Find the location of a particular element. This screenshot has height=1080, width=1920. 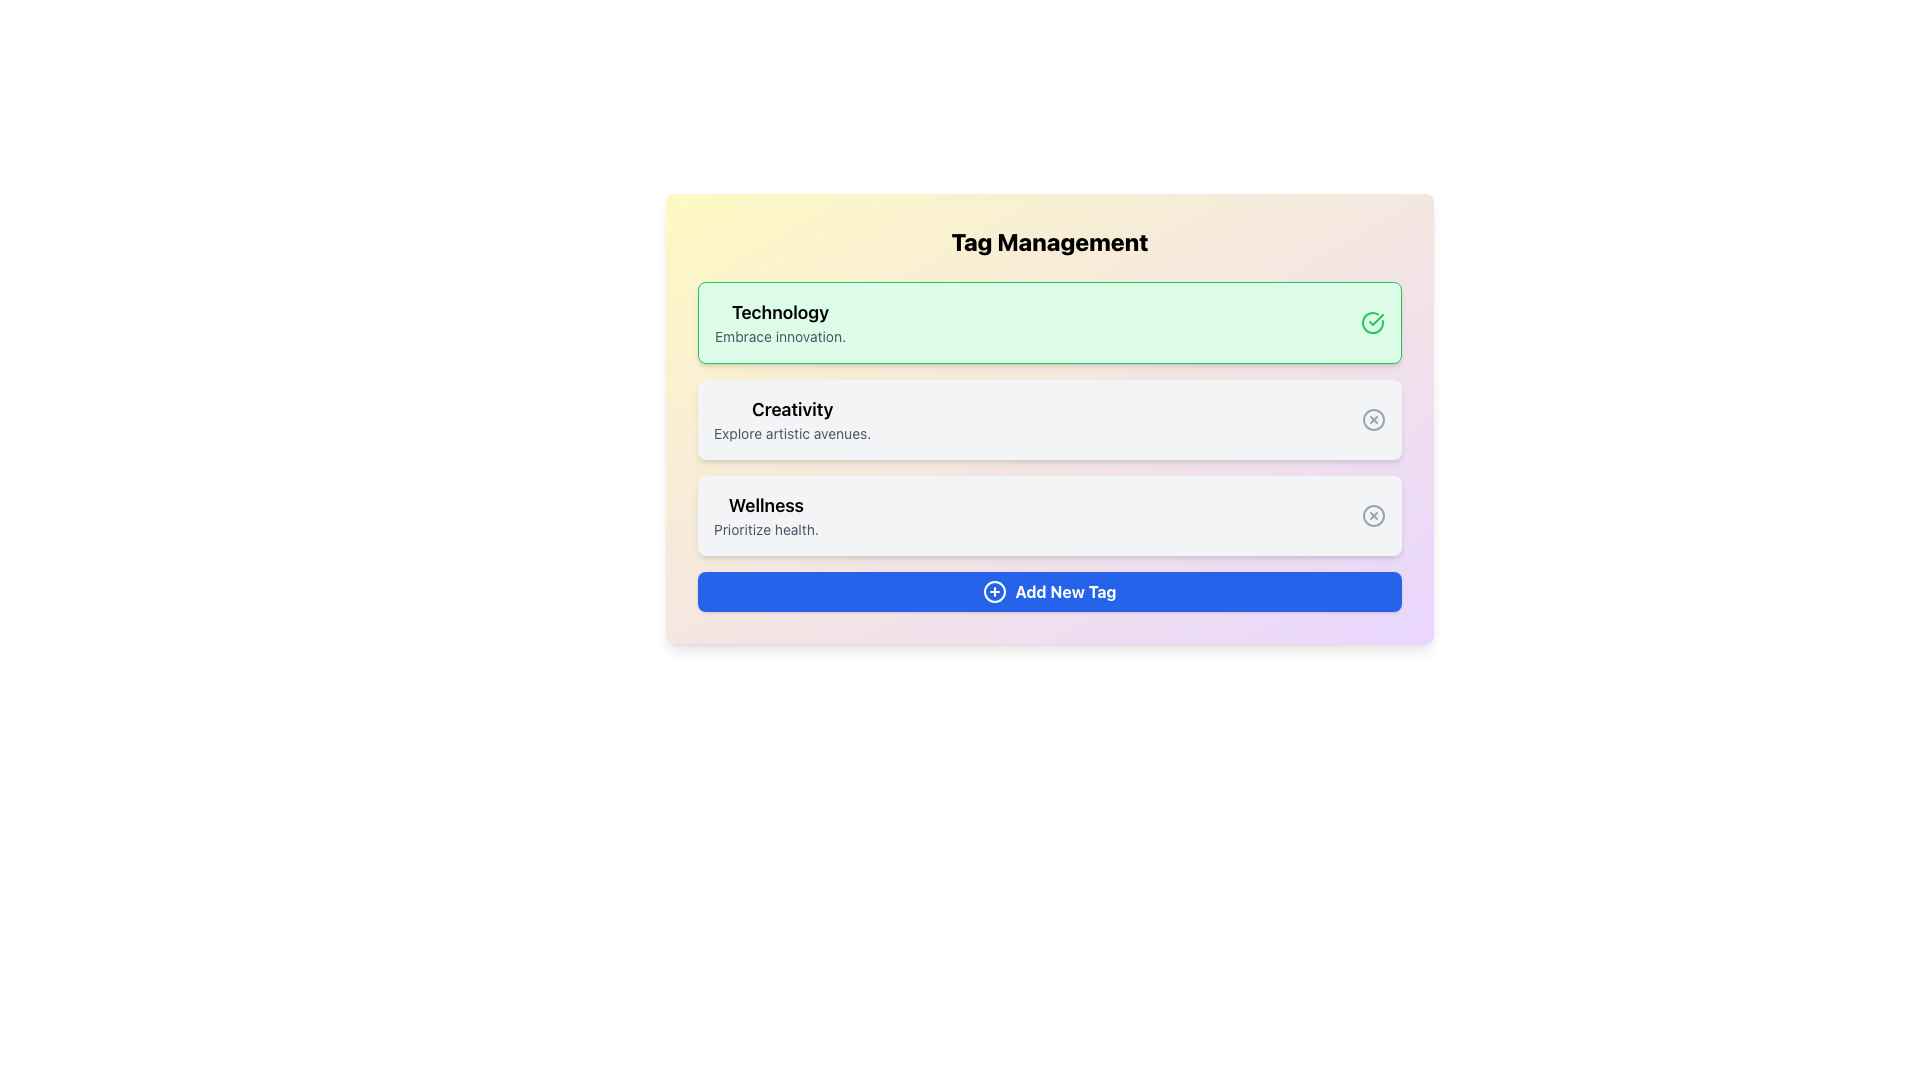

the static text element located directly below the 'Technology' heading in the 'Tag Management' interface, which serves as a descriptive subtitle for additional context is located at coordinates (779, 335).